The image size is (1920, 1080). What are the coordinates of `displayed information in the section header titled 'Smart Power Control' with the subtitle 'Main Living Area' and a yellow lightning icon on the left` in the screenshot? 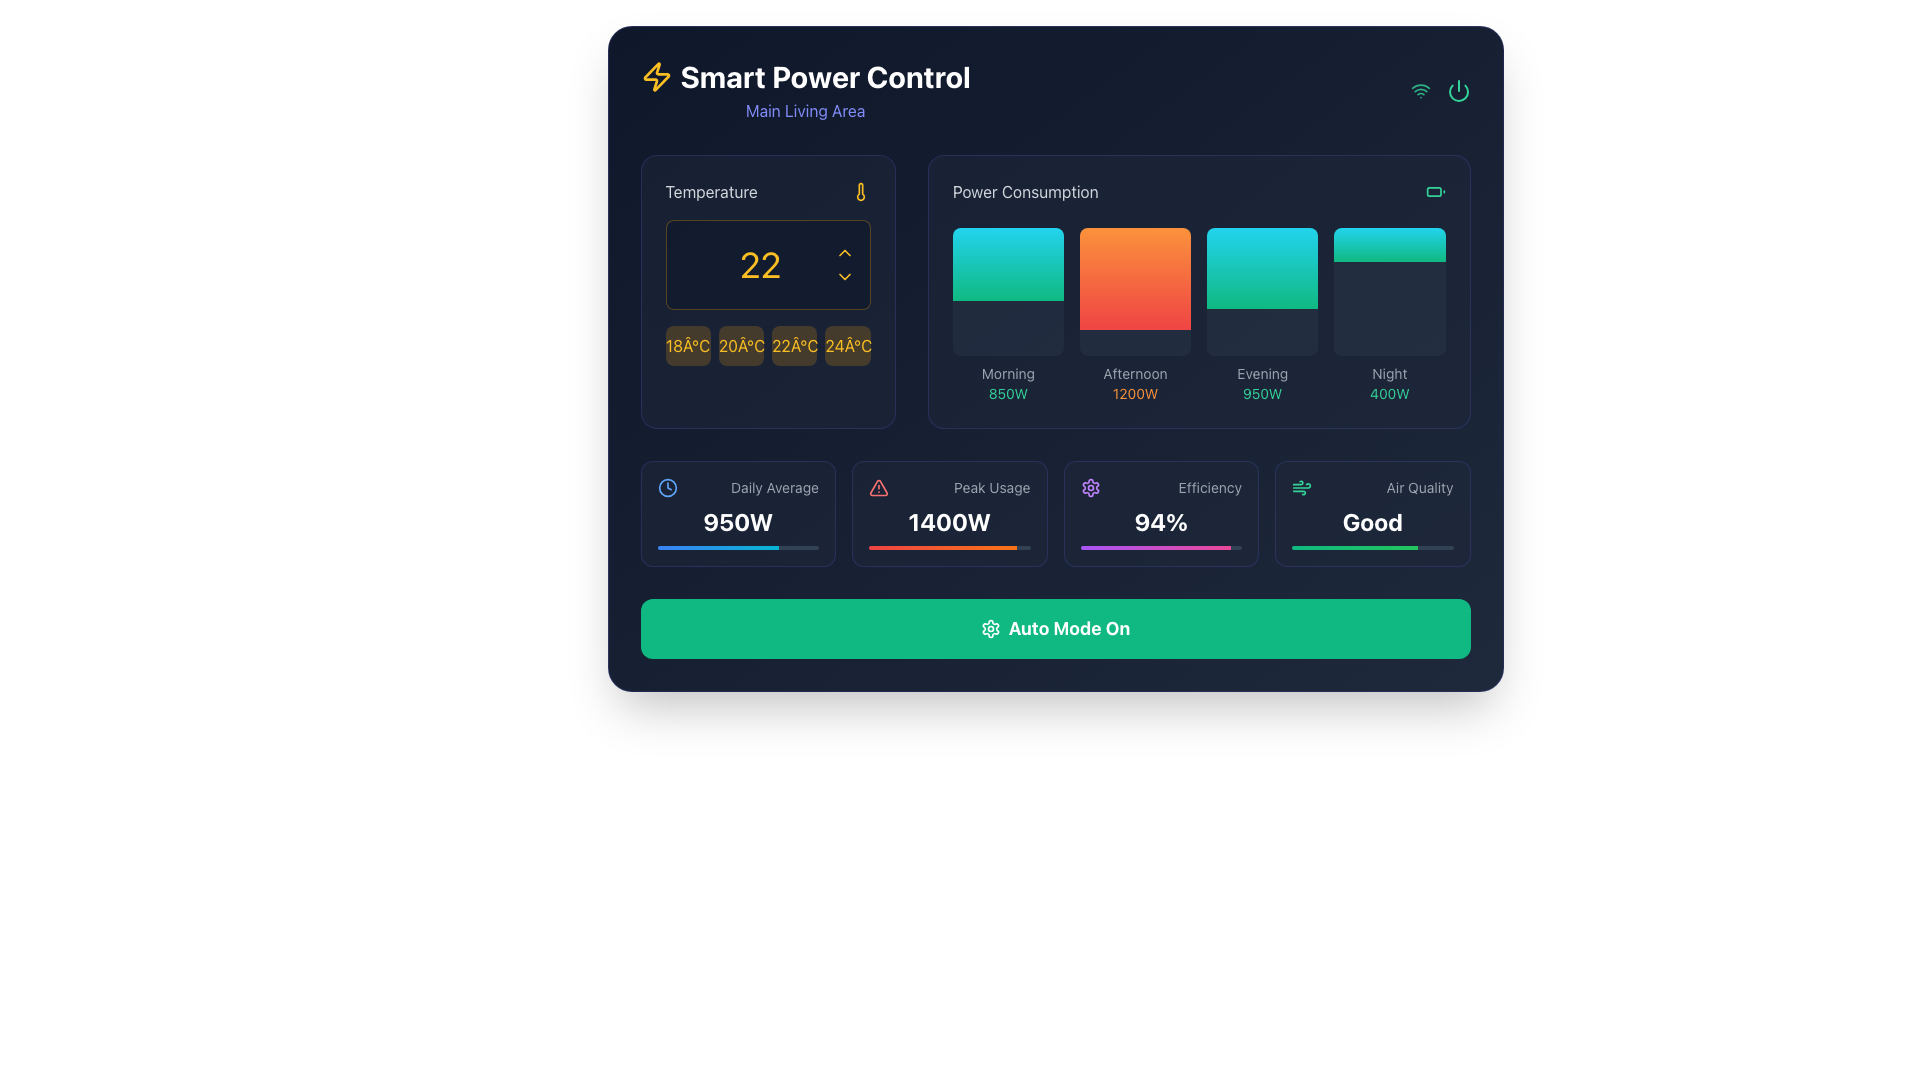 It's located at (805, 91).